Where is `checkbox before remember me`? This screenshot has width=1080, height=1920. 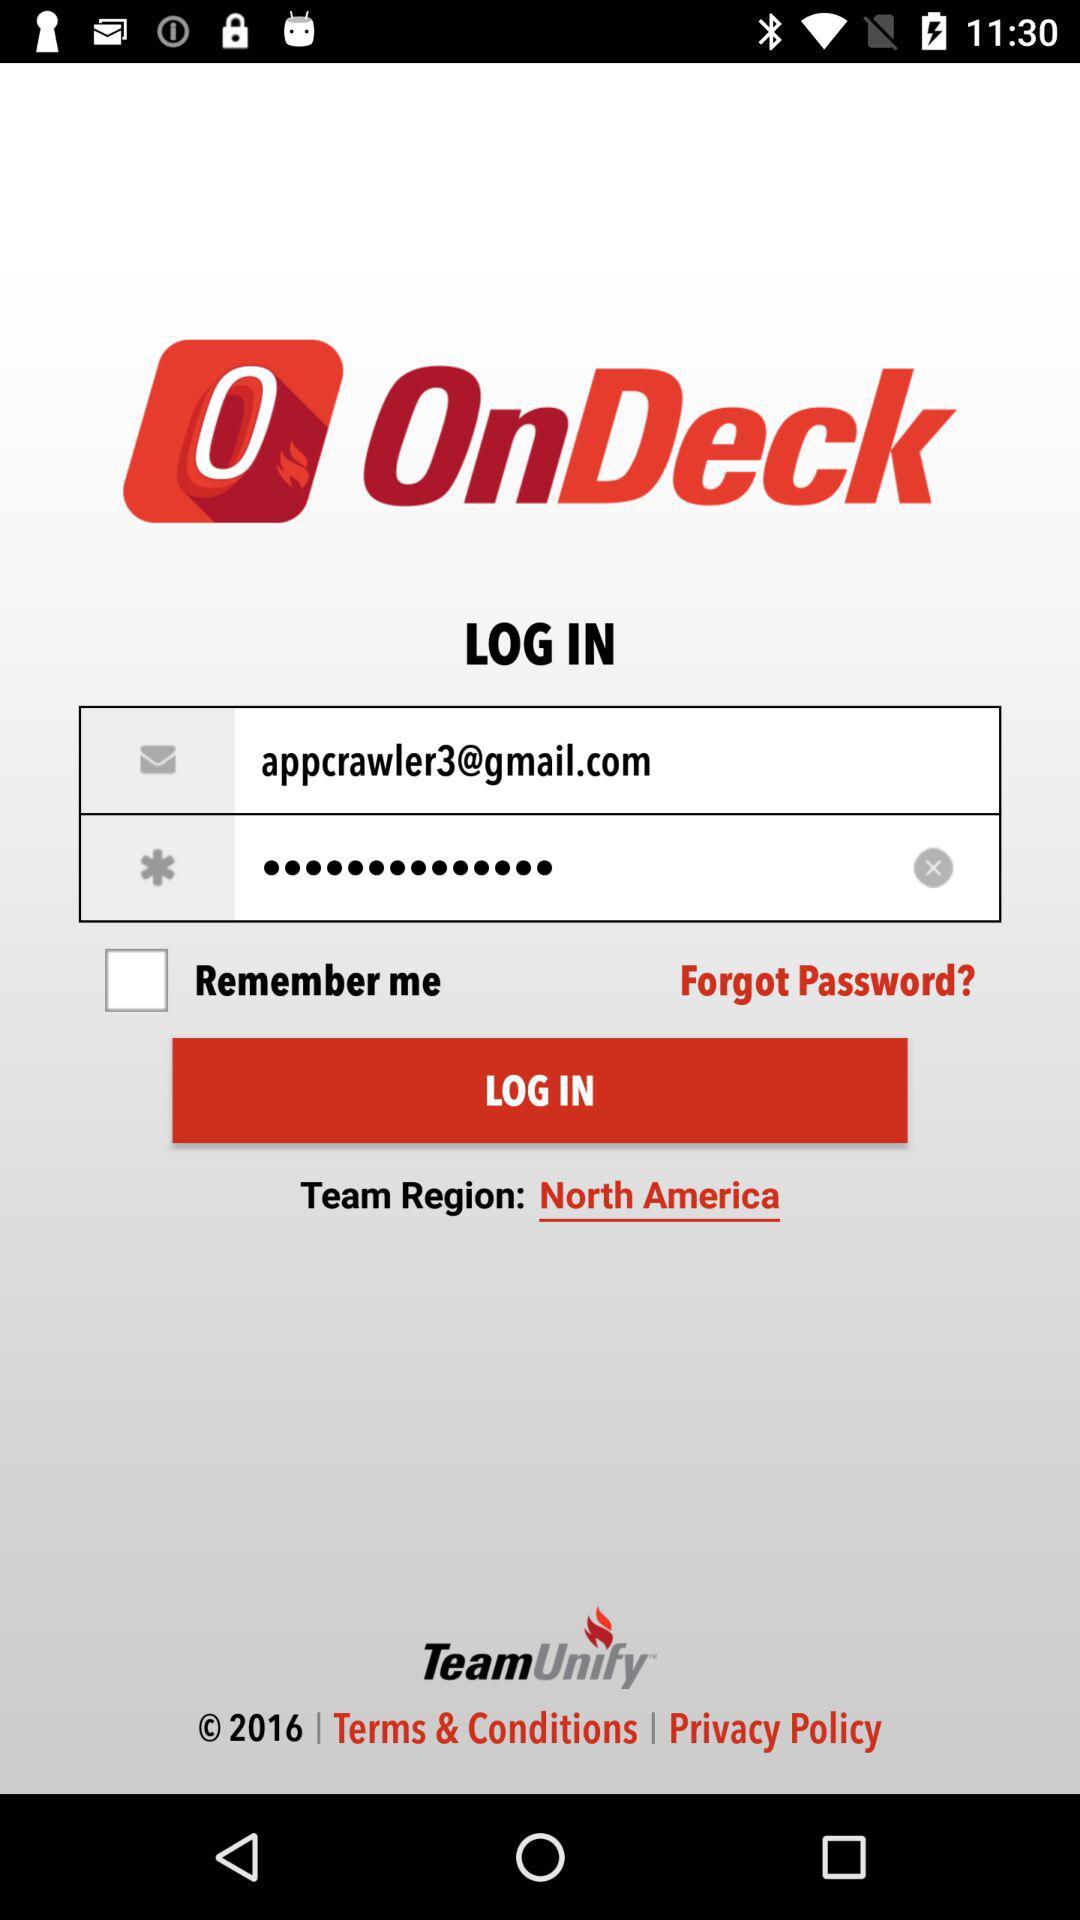
checkbox before remember me is located at coordinates (135, 980).